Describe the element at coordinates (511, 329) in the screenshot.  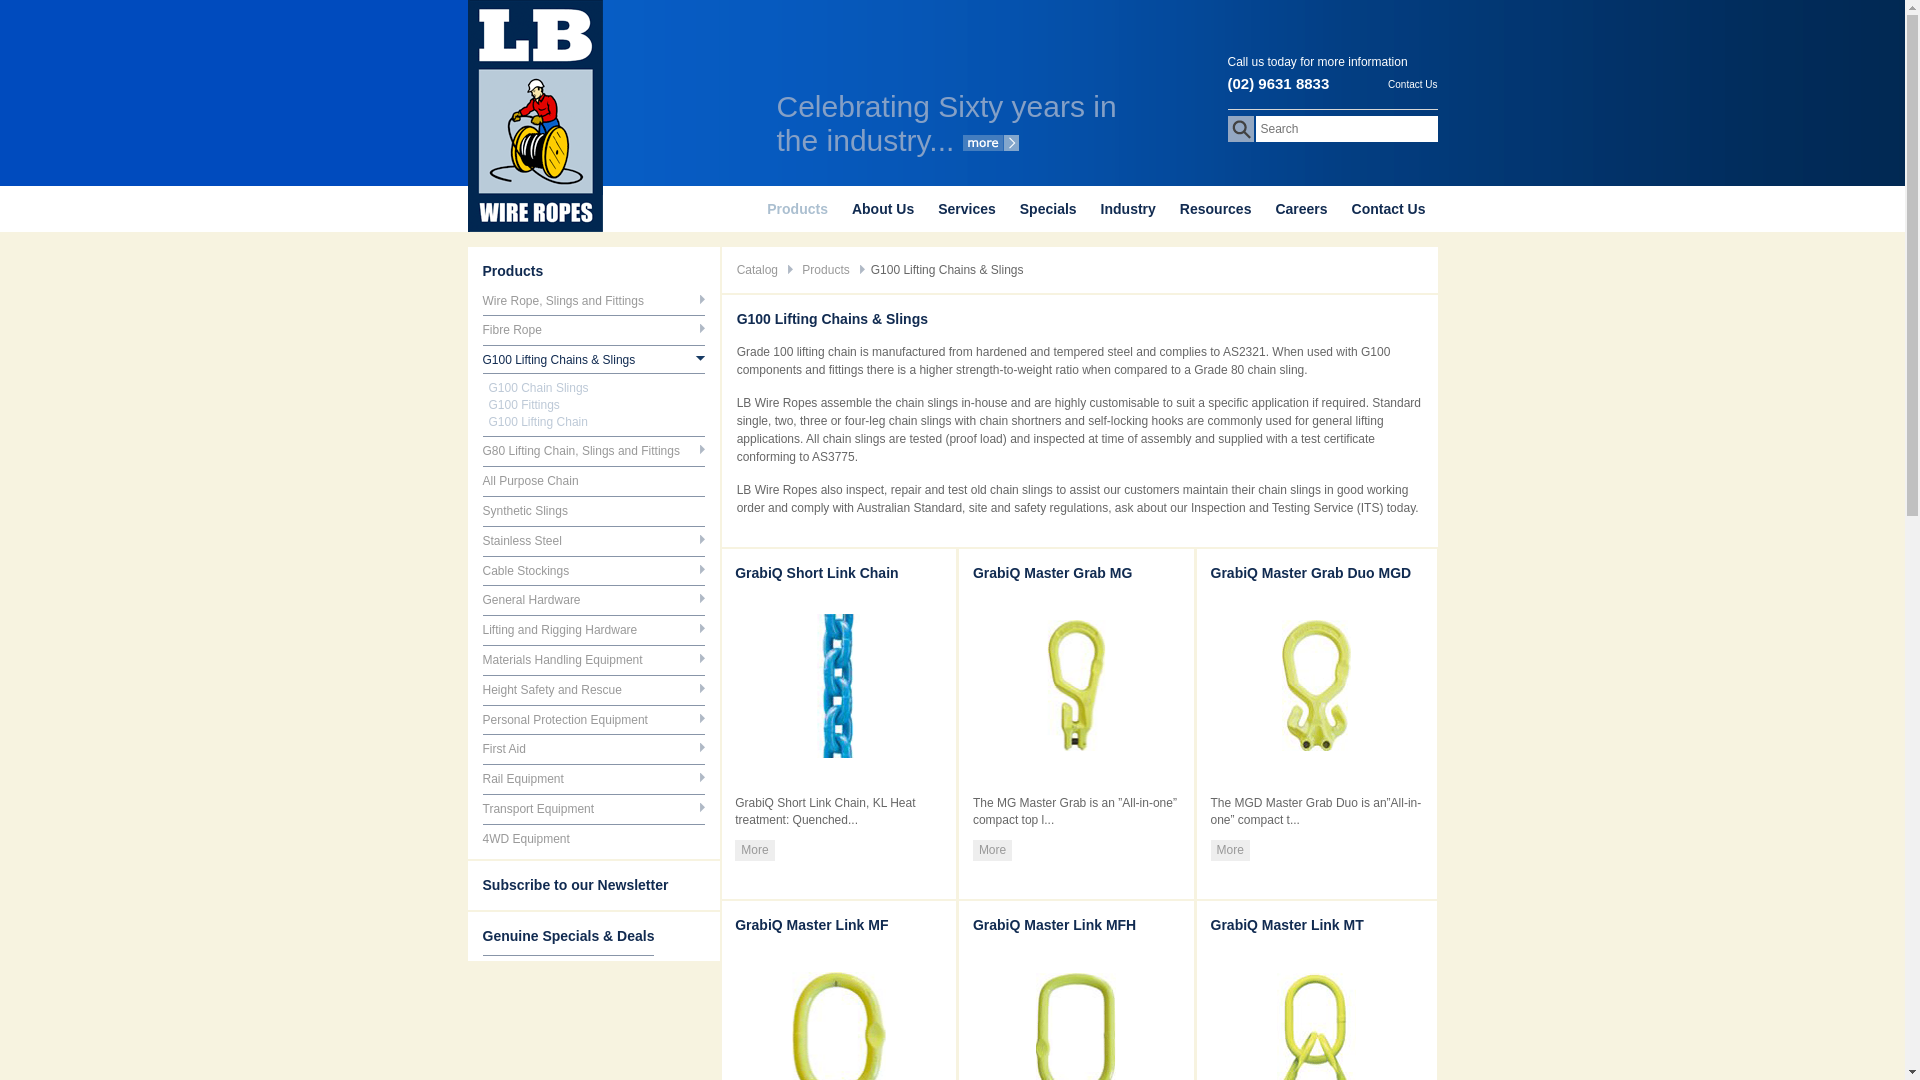
I see `'Fibre Rope'` at that location.